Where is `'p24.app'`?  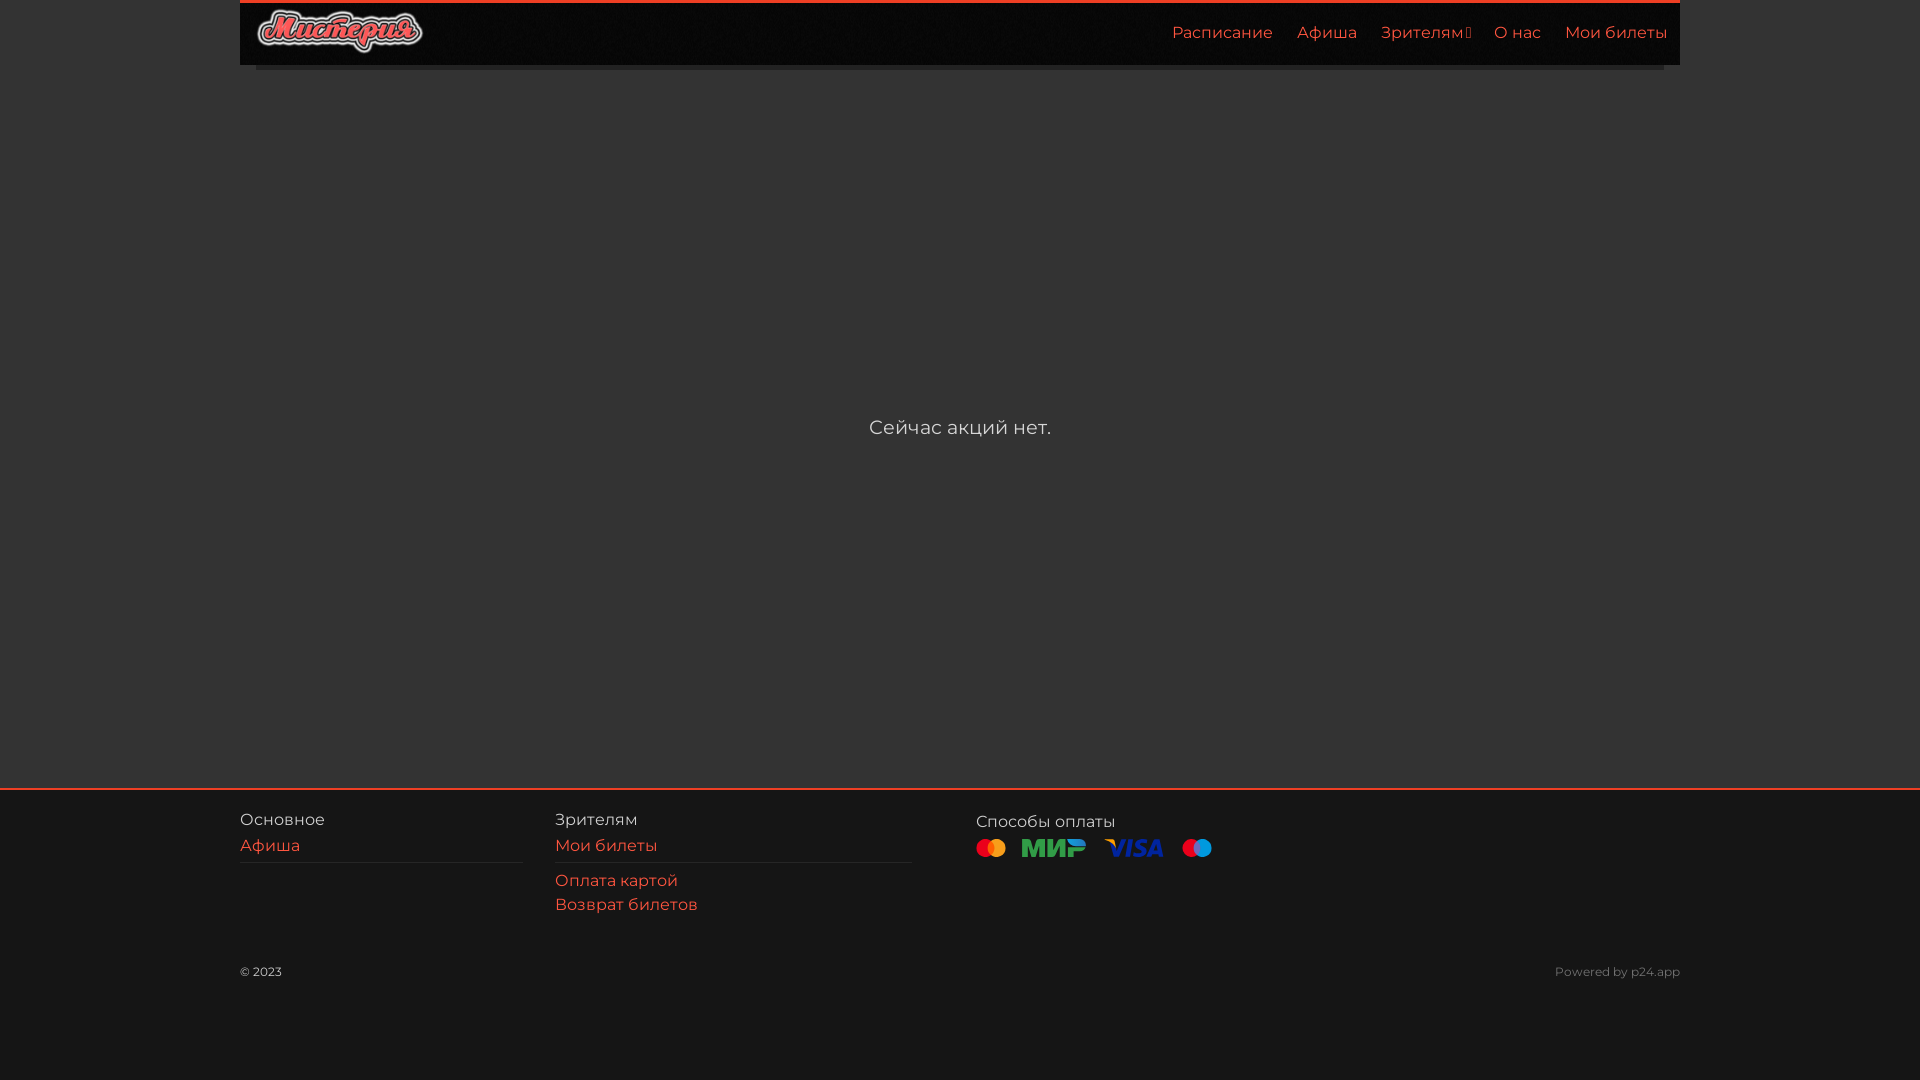 'p24.app' is located at coordinates (1655, 970).